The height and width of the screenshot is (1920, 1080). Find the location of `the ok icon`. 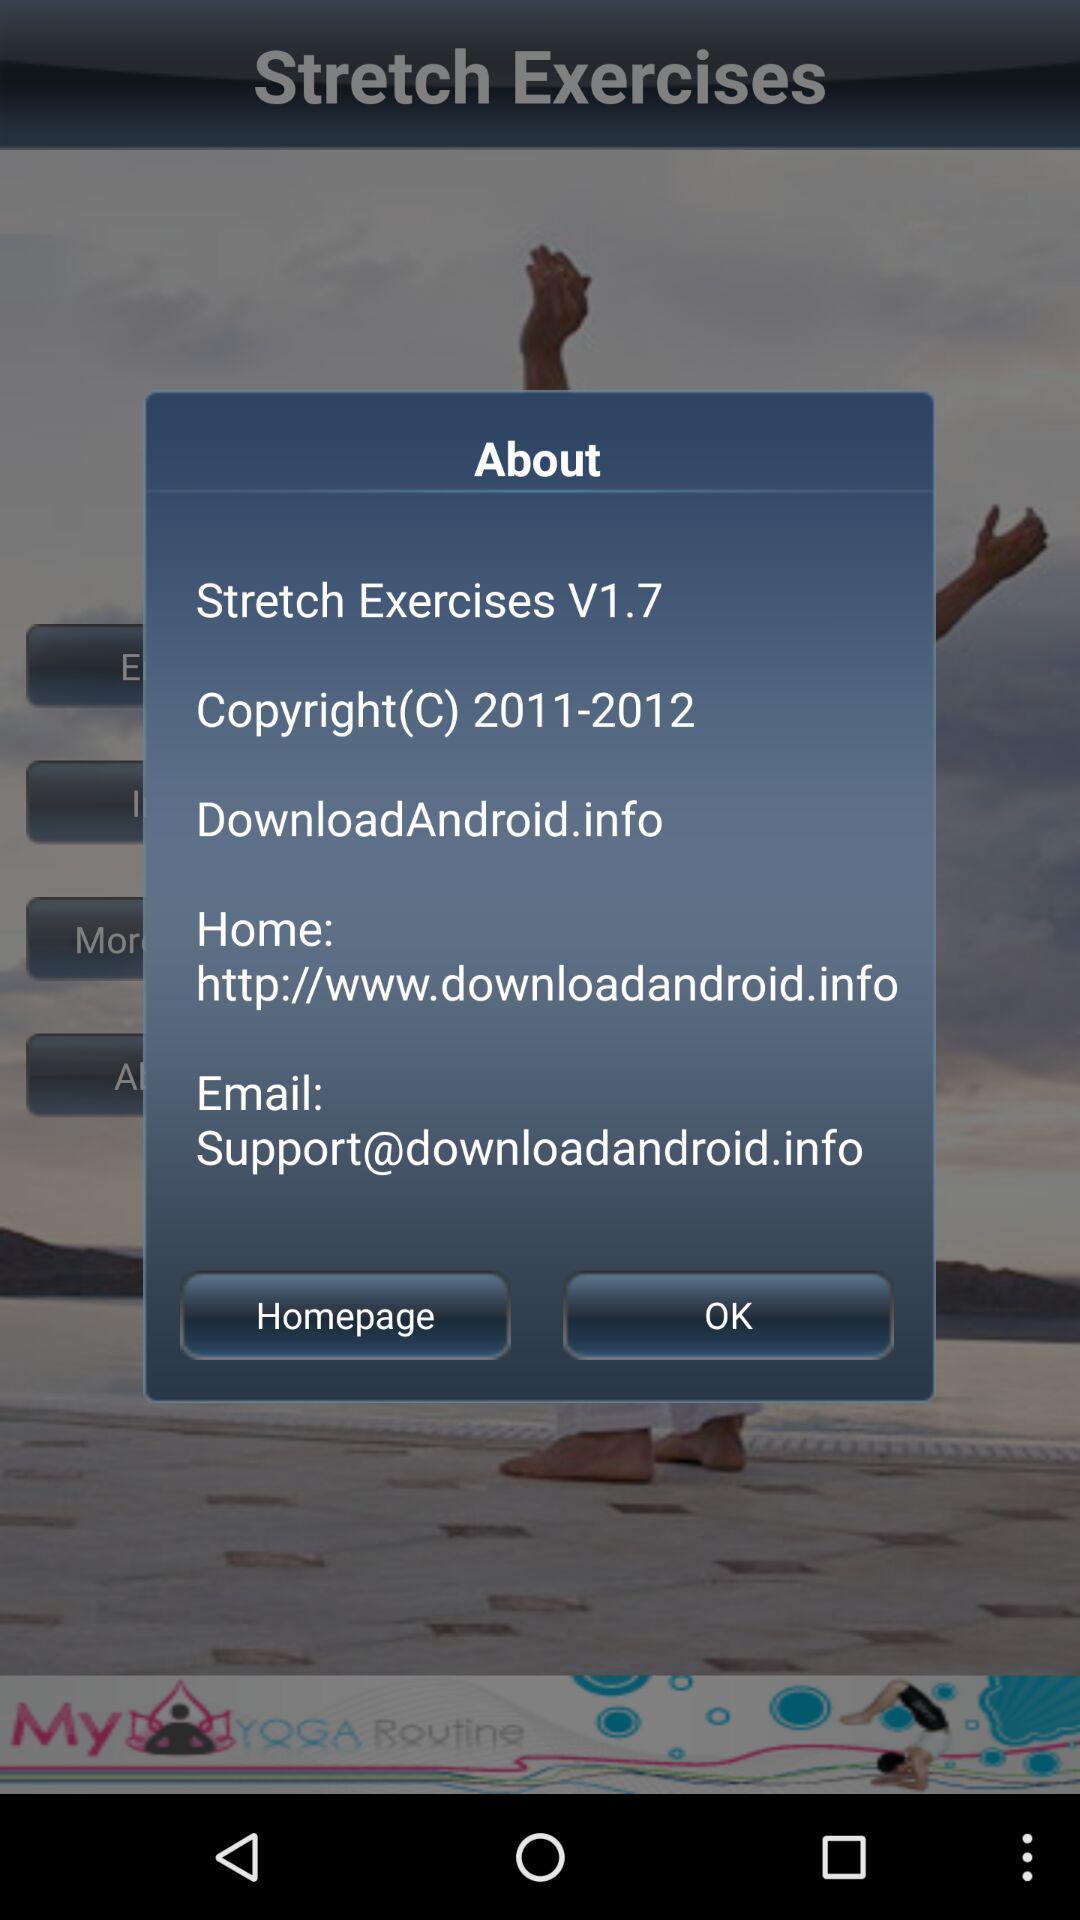

the ok icon is located at coordinates (728, 1315).